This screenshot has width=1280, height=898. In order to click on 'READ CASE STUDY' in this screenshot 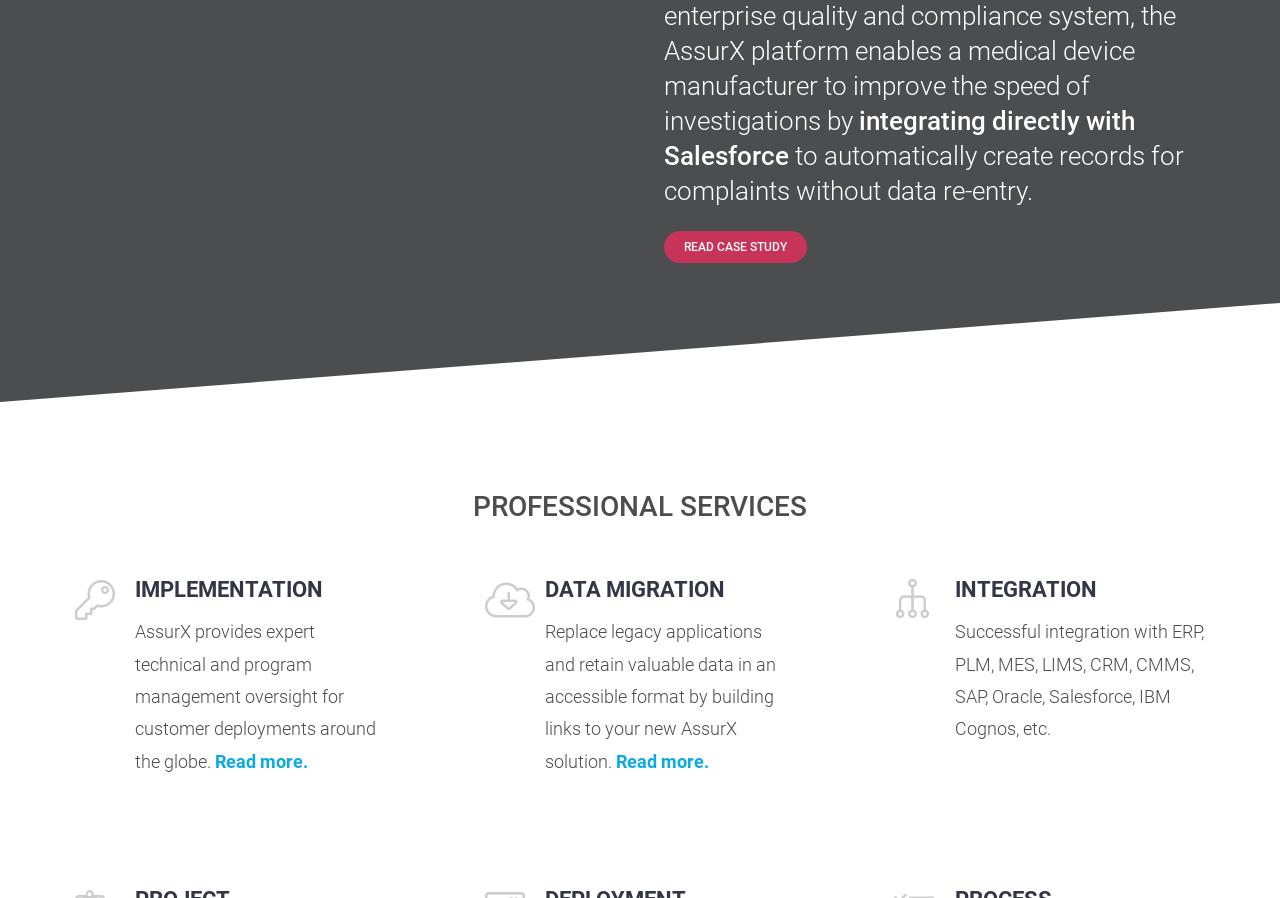, I will do `click(733, 247)`.